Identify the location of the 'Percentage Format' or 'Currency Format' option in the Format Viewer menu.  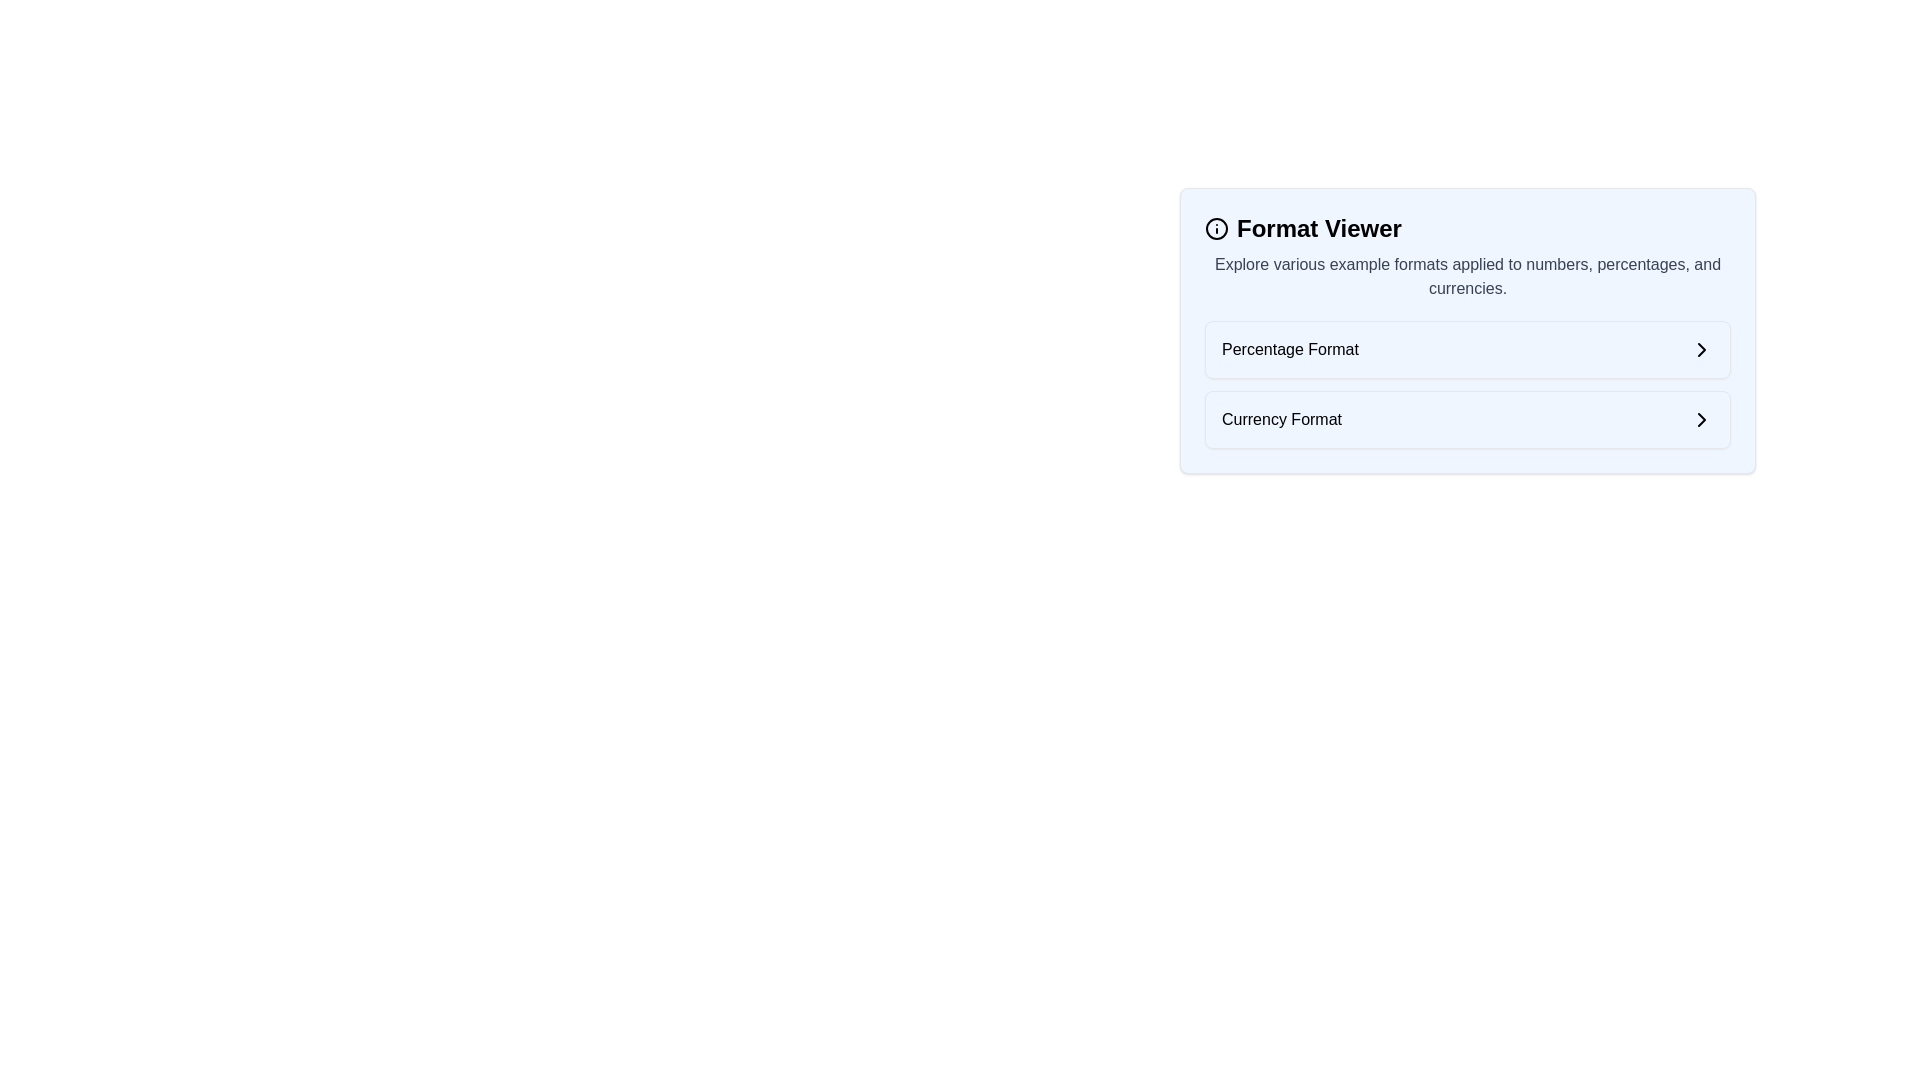
(1468, 385).